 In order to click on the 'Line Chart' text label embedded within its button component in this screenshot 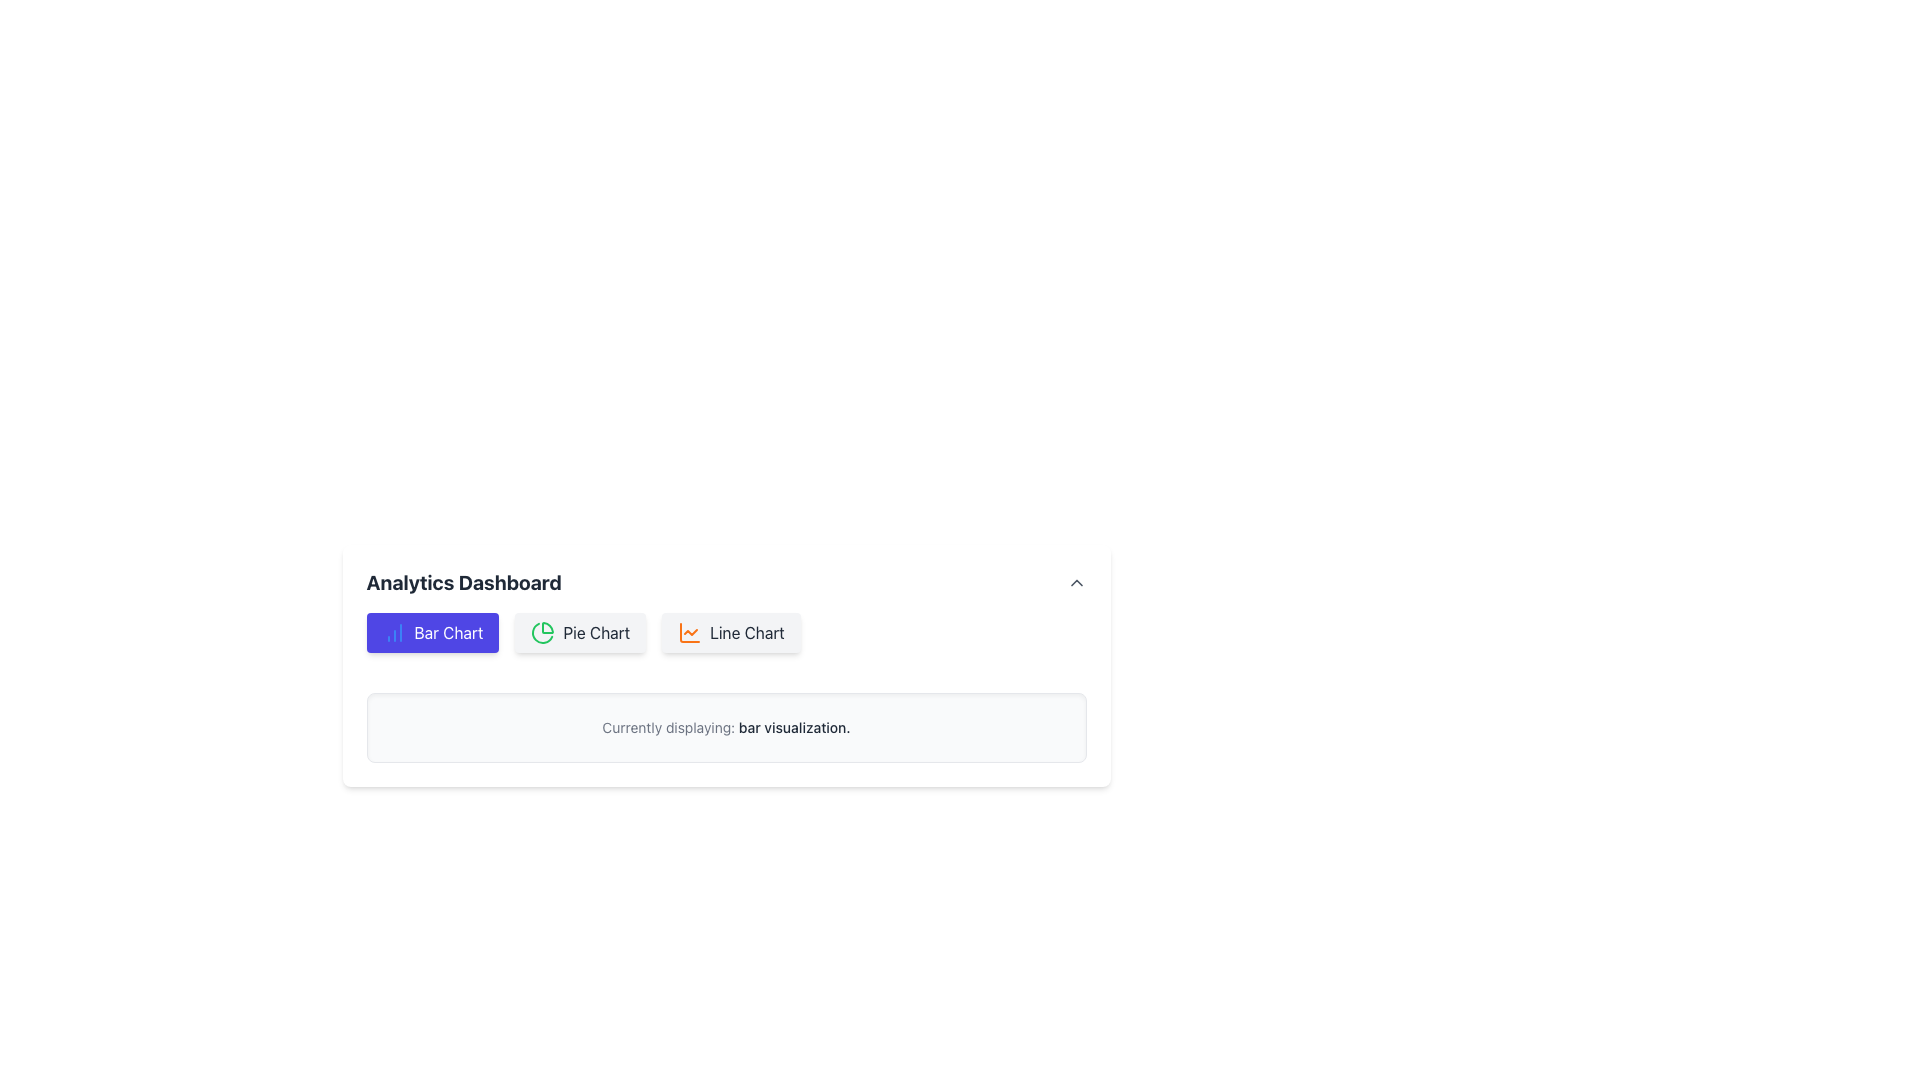, I will do `click(746, 632)`.